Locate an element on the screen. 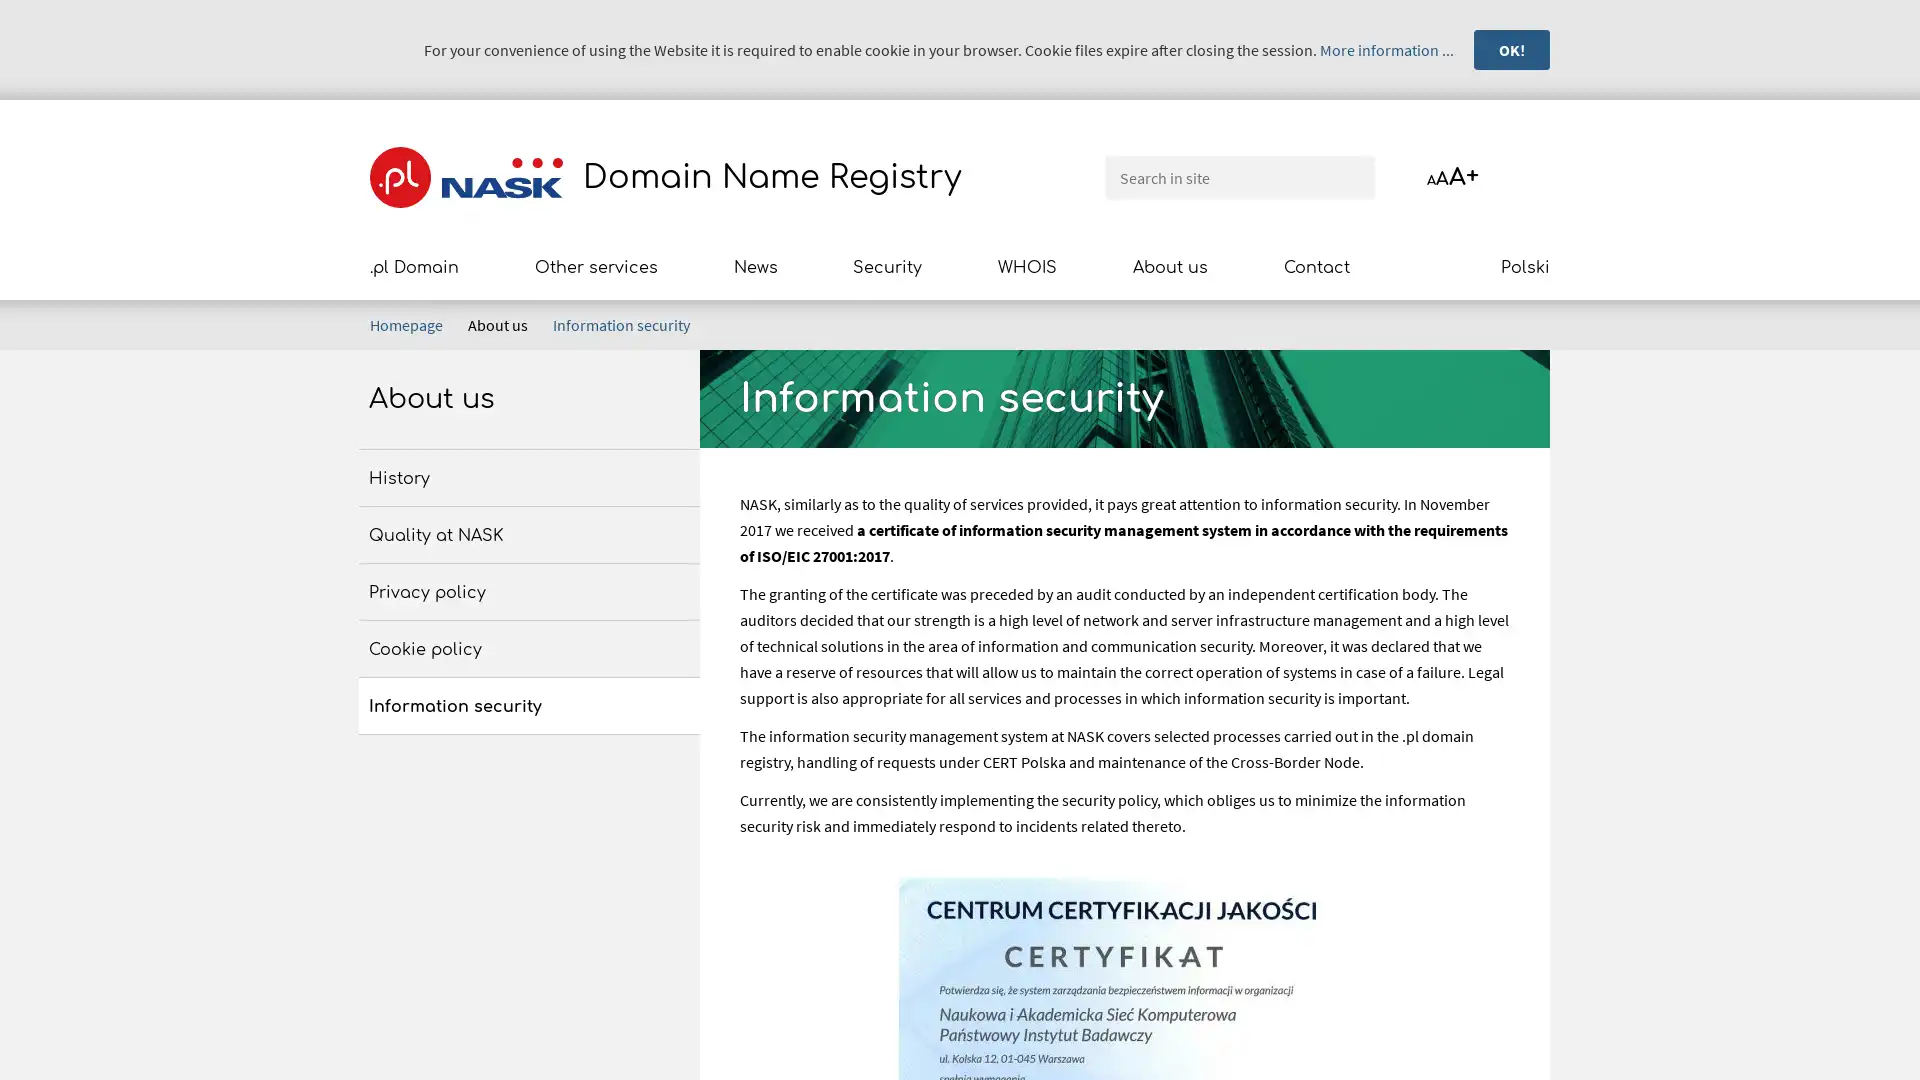 The height and width of the screenshot is (1080, 1920). Search is located at coordinates (1350, 176).